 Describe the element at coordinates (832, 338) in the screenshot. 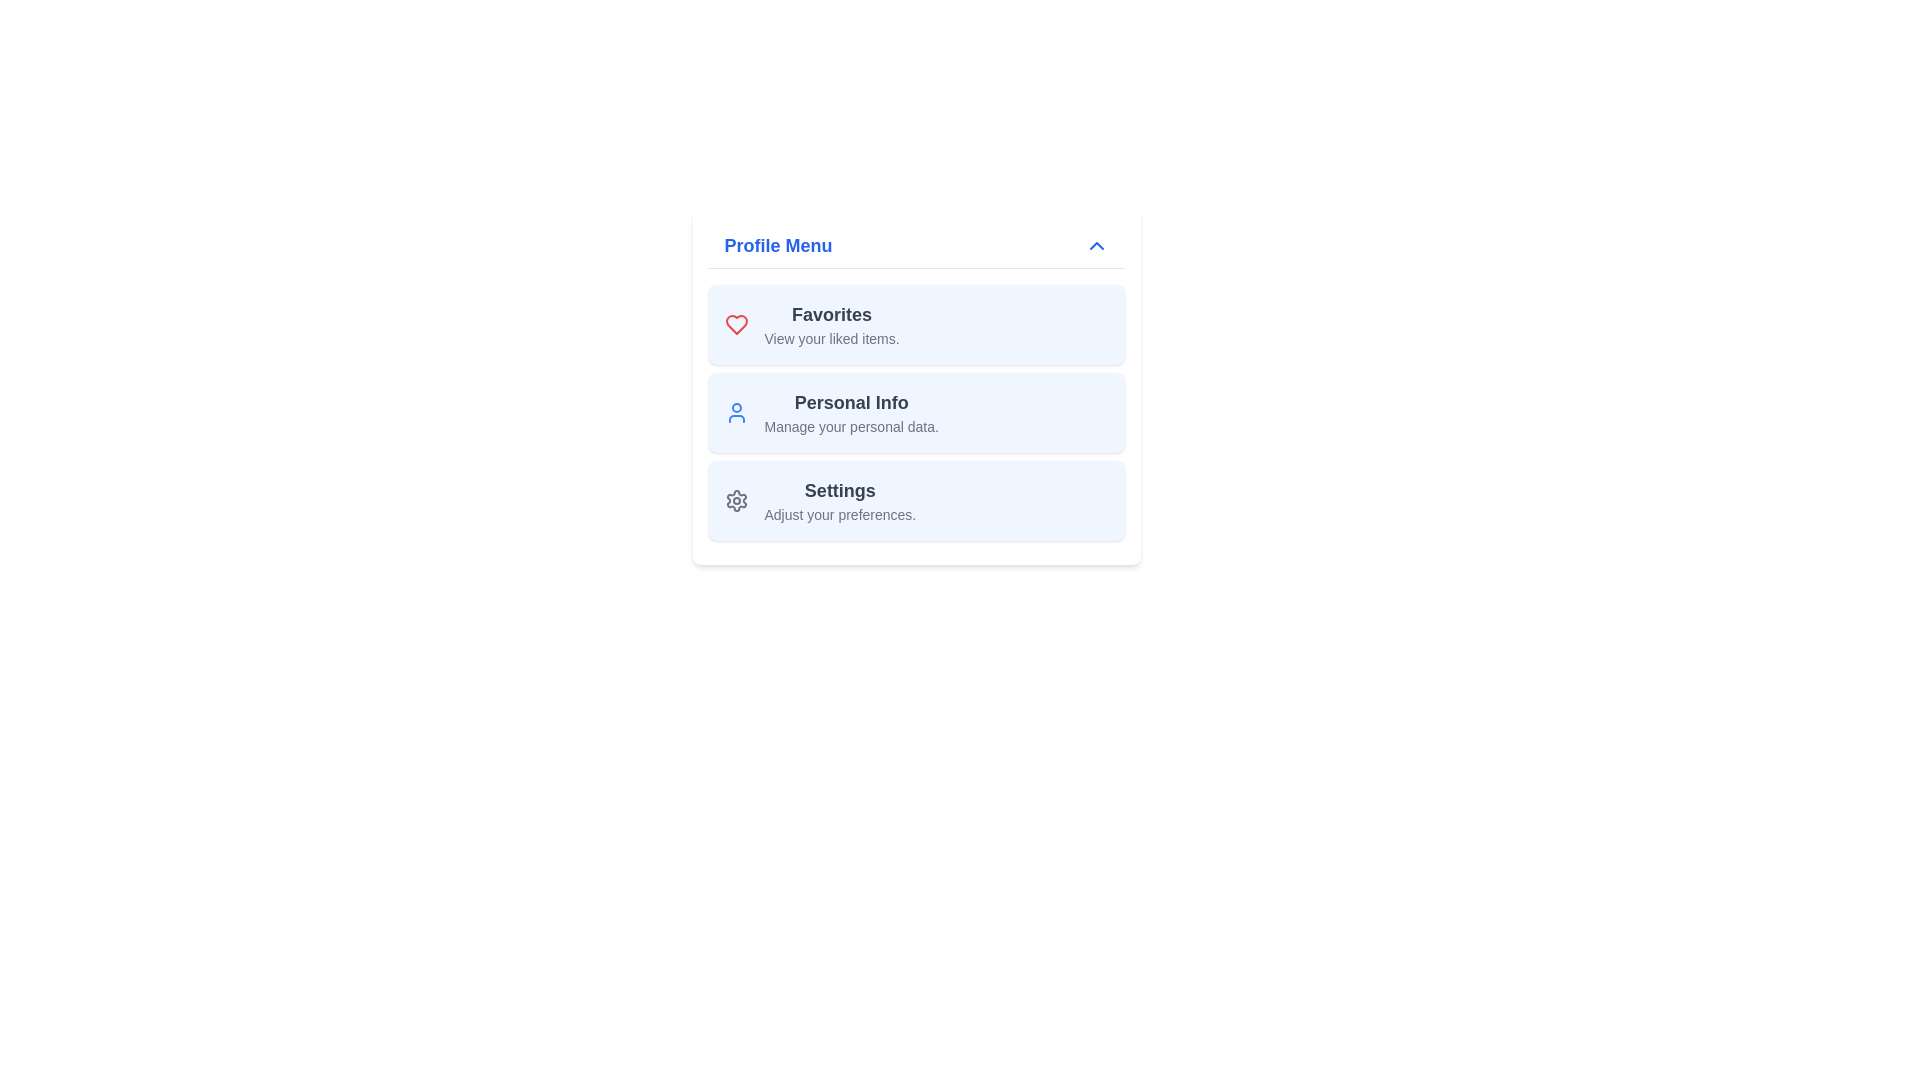

I see `the text label that reads 'View your liked items.' located below the 'Favorites' label in the profile menu interface` at that location.